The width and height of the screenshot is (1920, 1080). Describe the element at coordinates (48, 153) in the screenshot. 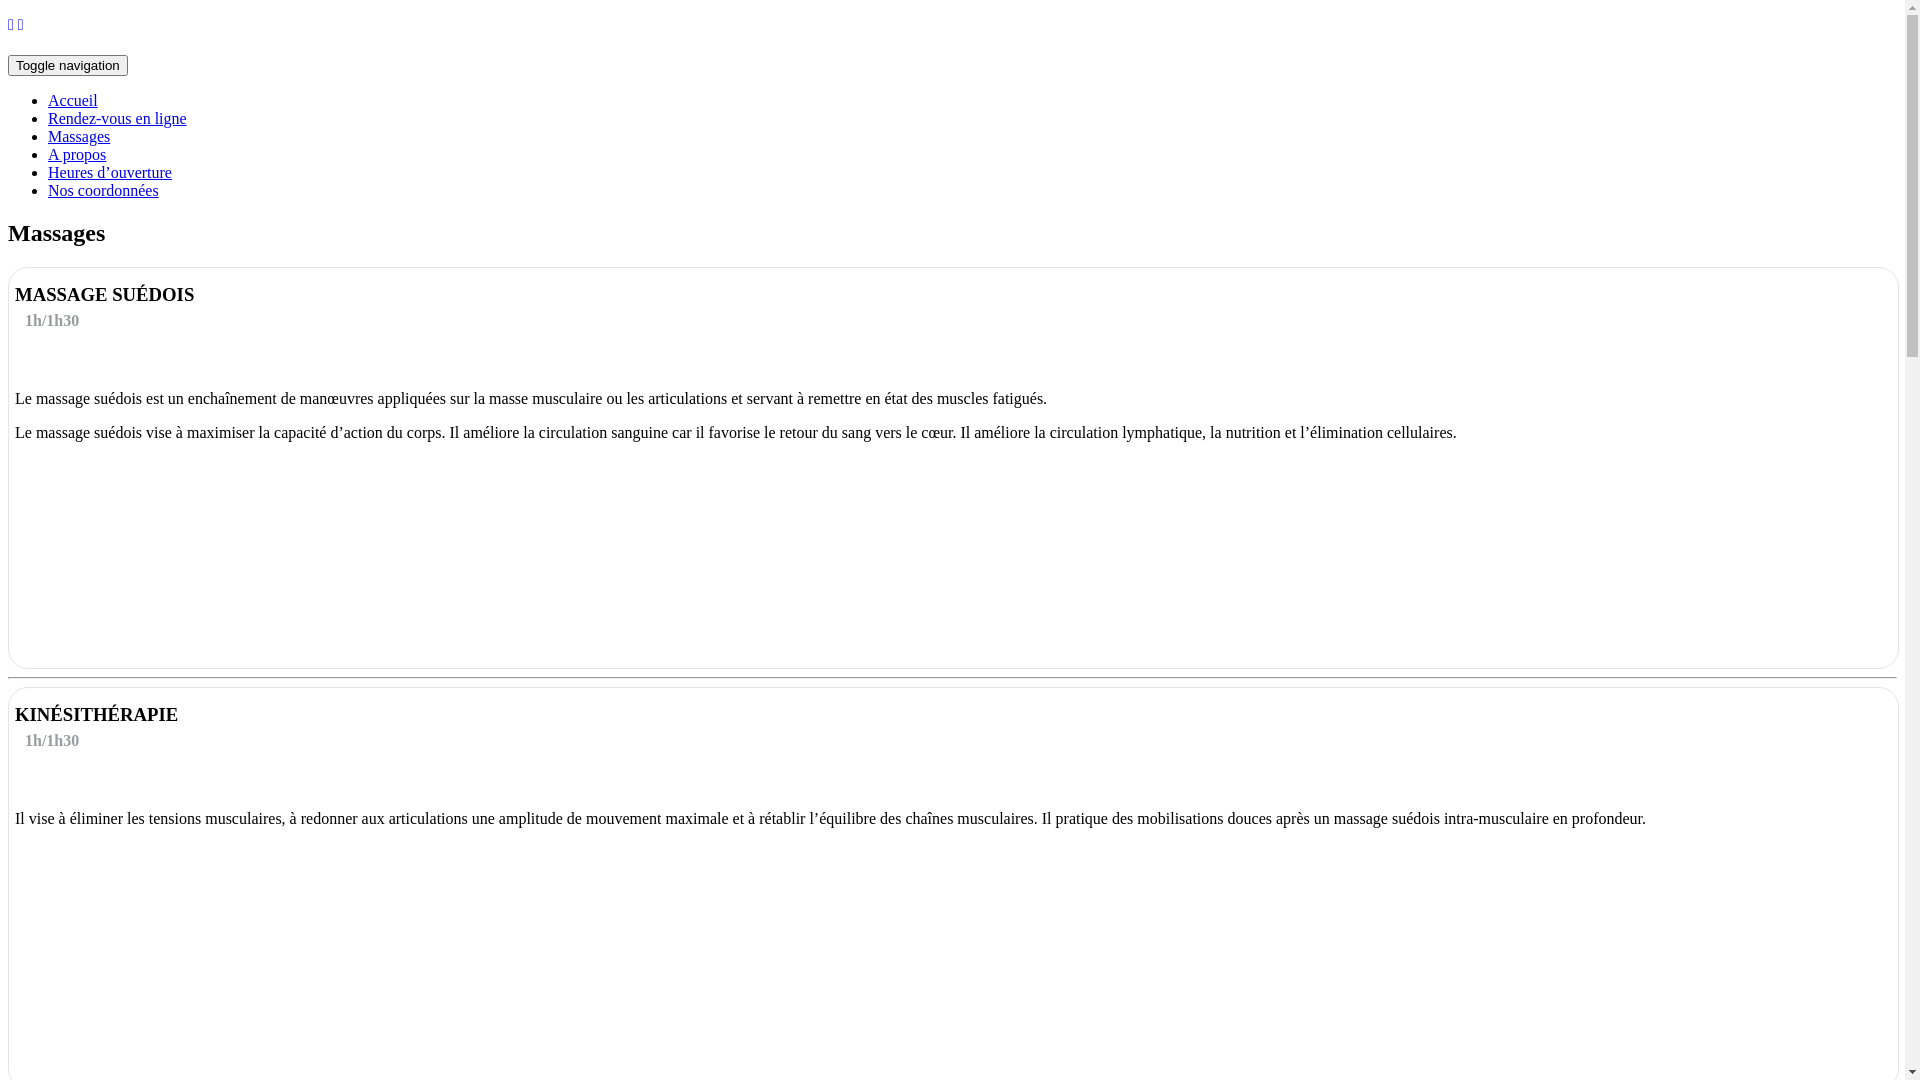

I see `'A propos'` at that location.